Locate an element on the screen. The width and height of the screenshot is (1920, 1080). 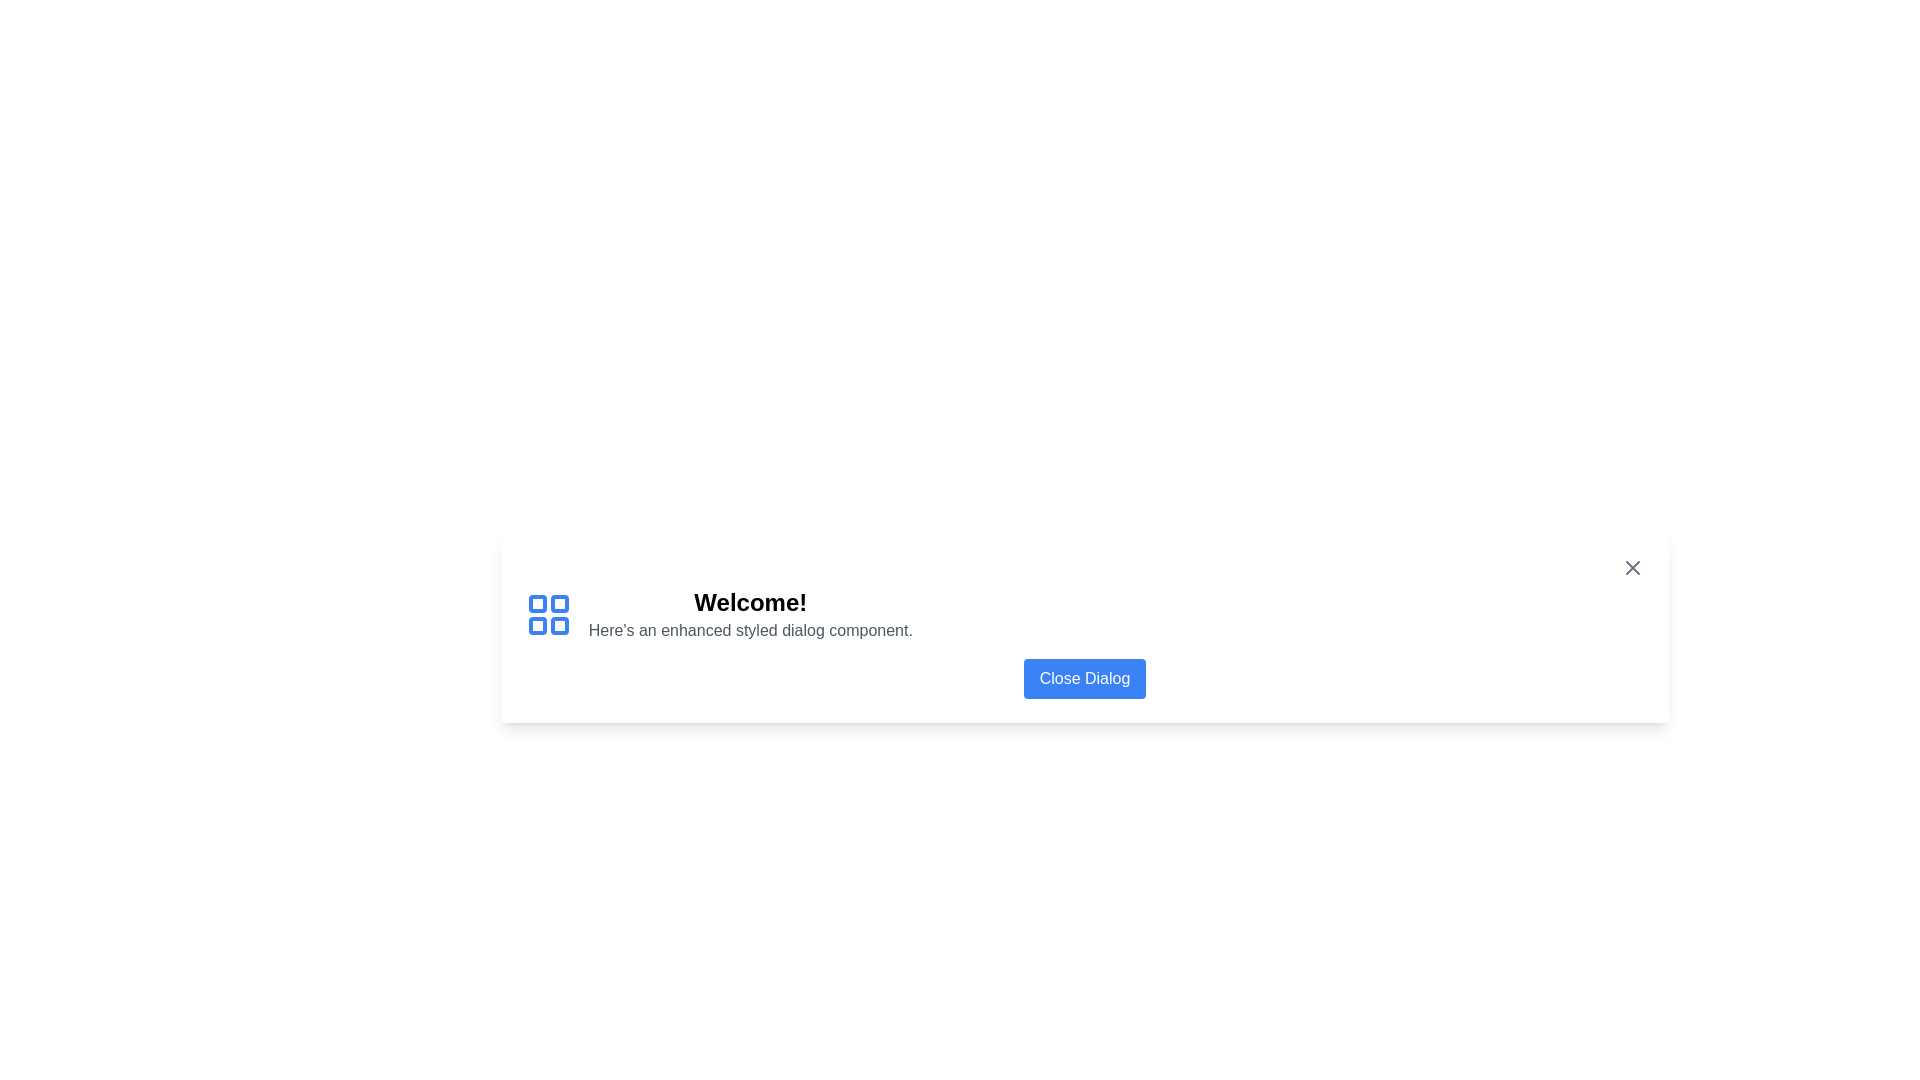
the close button, which is represented by a diagonal cross ('X') icon located at the top right corner of the dialog/modal box is located at coordinates (1633, 567).